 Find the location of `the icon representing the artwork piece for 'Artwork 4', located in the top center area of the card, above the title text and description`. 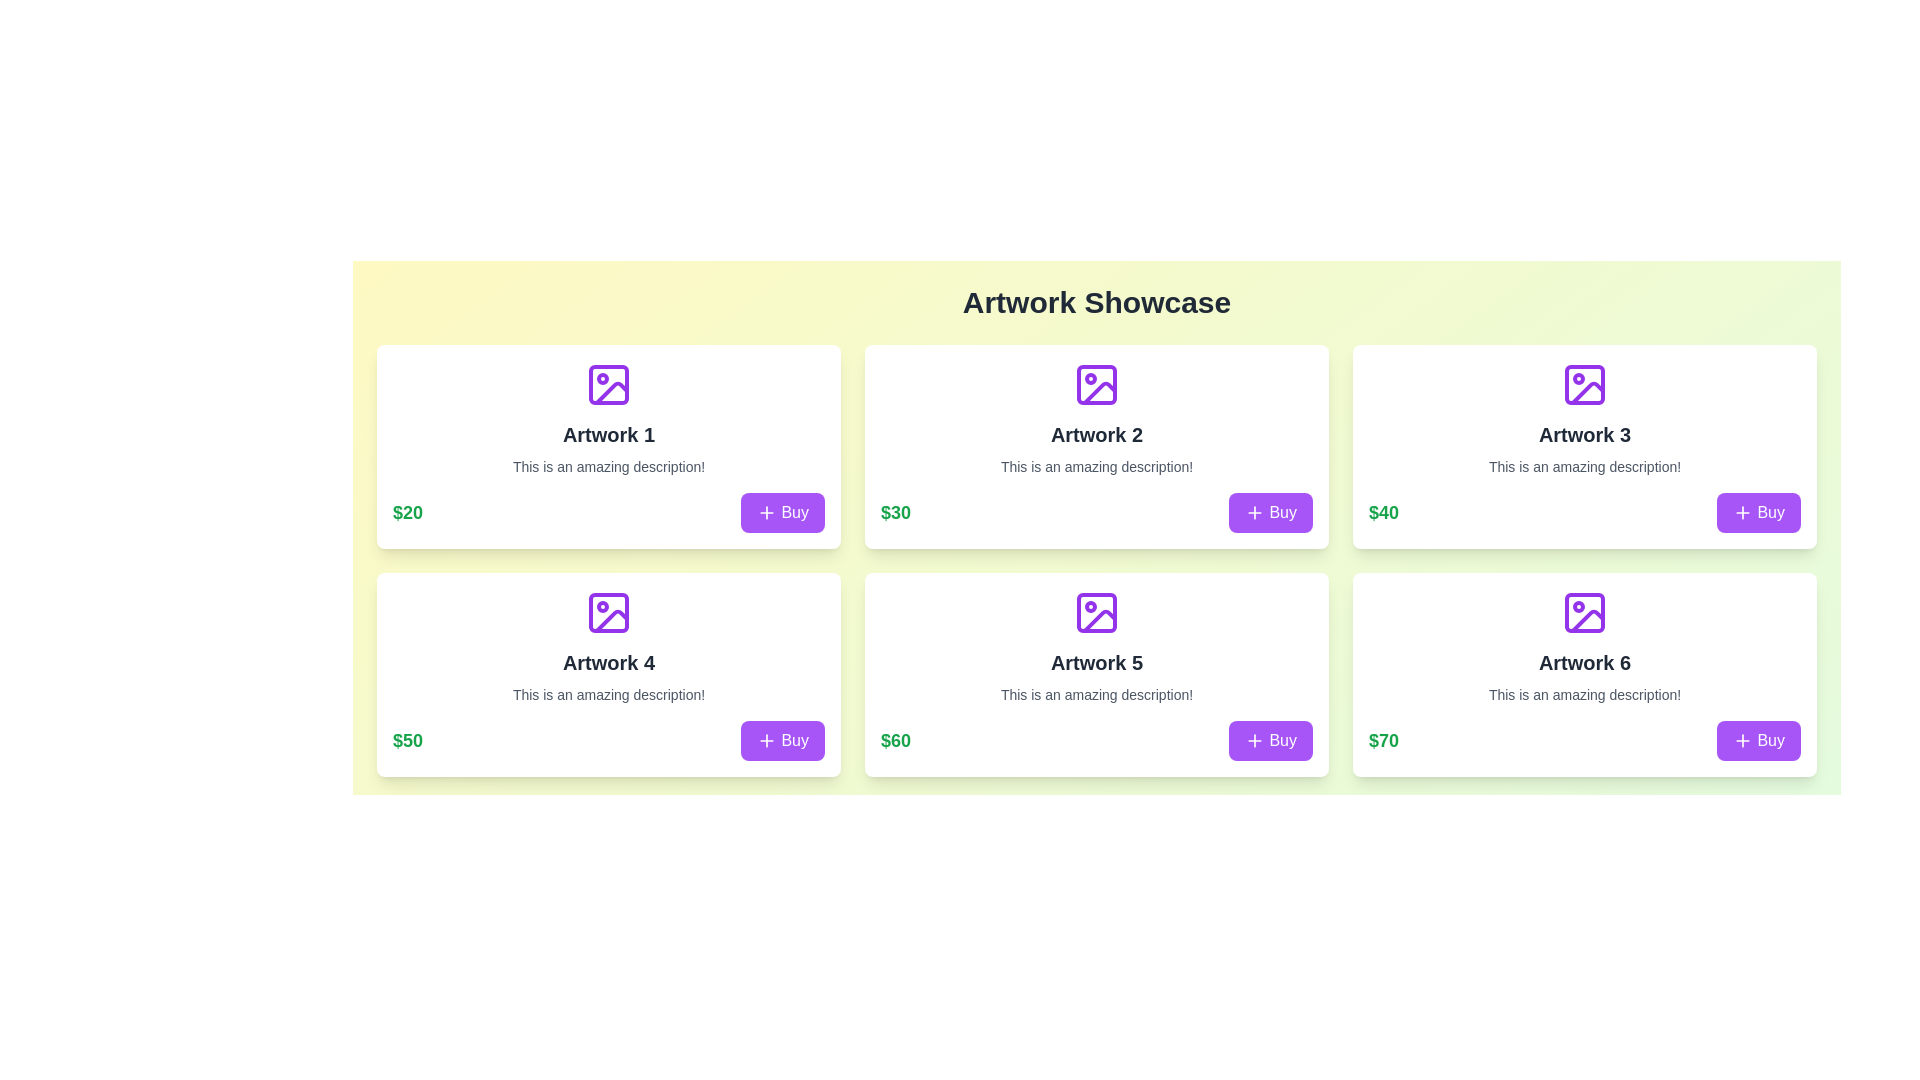

the icon representing the artwork piece for 'Artwork 4', located in the top center area of the card, above the title text and description is located at coordinates (608, 612).